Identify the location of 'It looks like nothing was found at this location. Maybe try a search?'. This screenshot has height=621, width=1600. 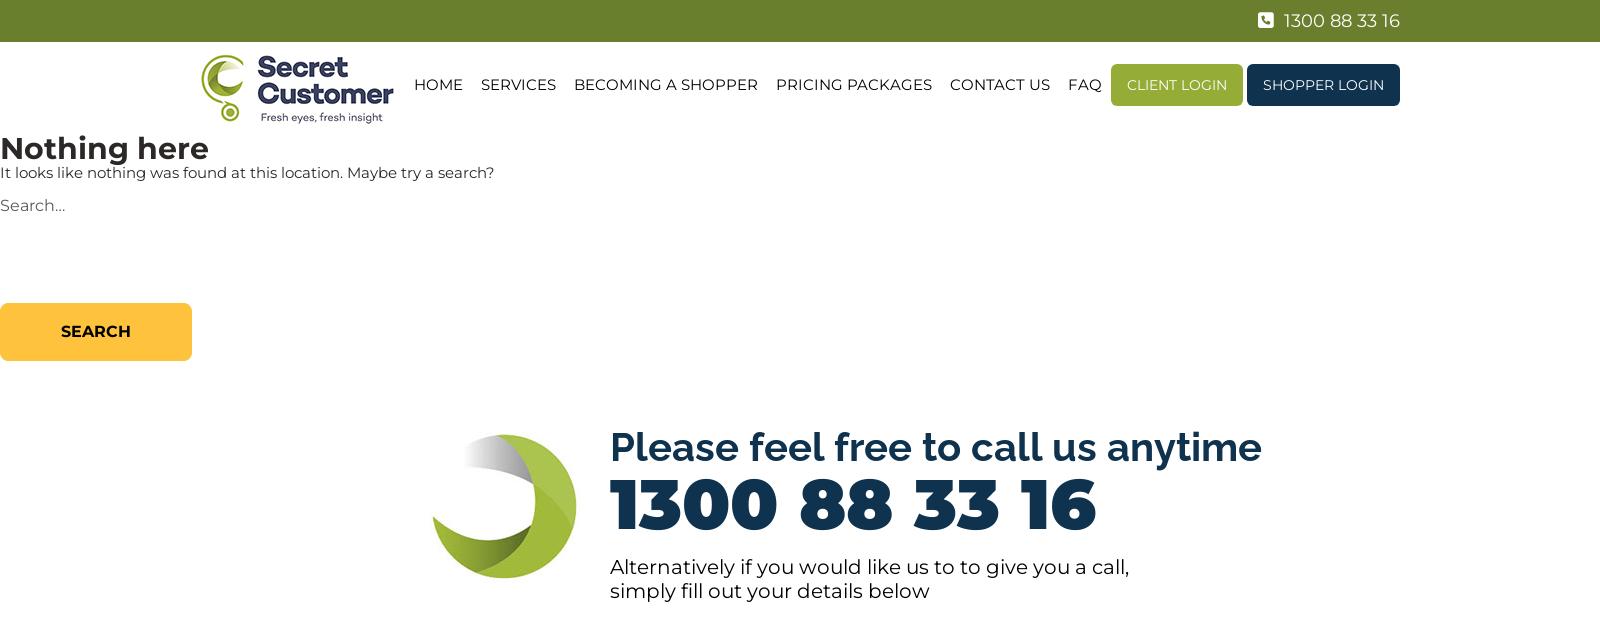
(247, 171).